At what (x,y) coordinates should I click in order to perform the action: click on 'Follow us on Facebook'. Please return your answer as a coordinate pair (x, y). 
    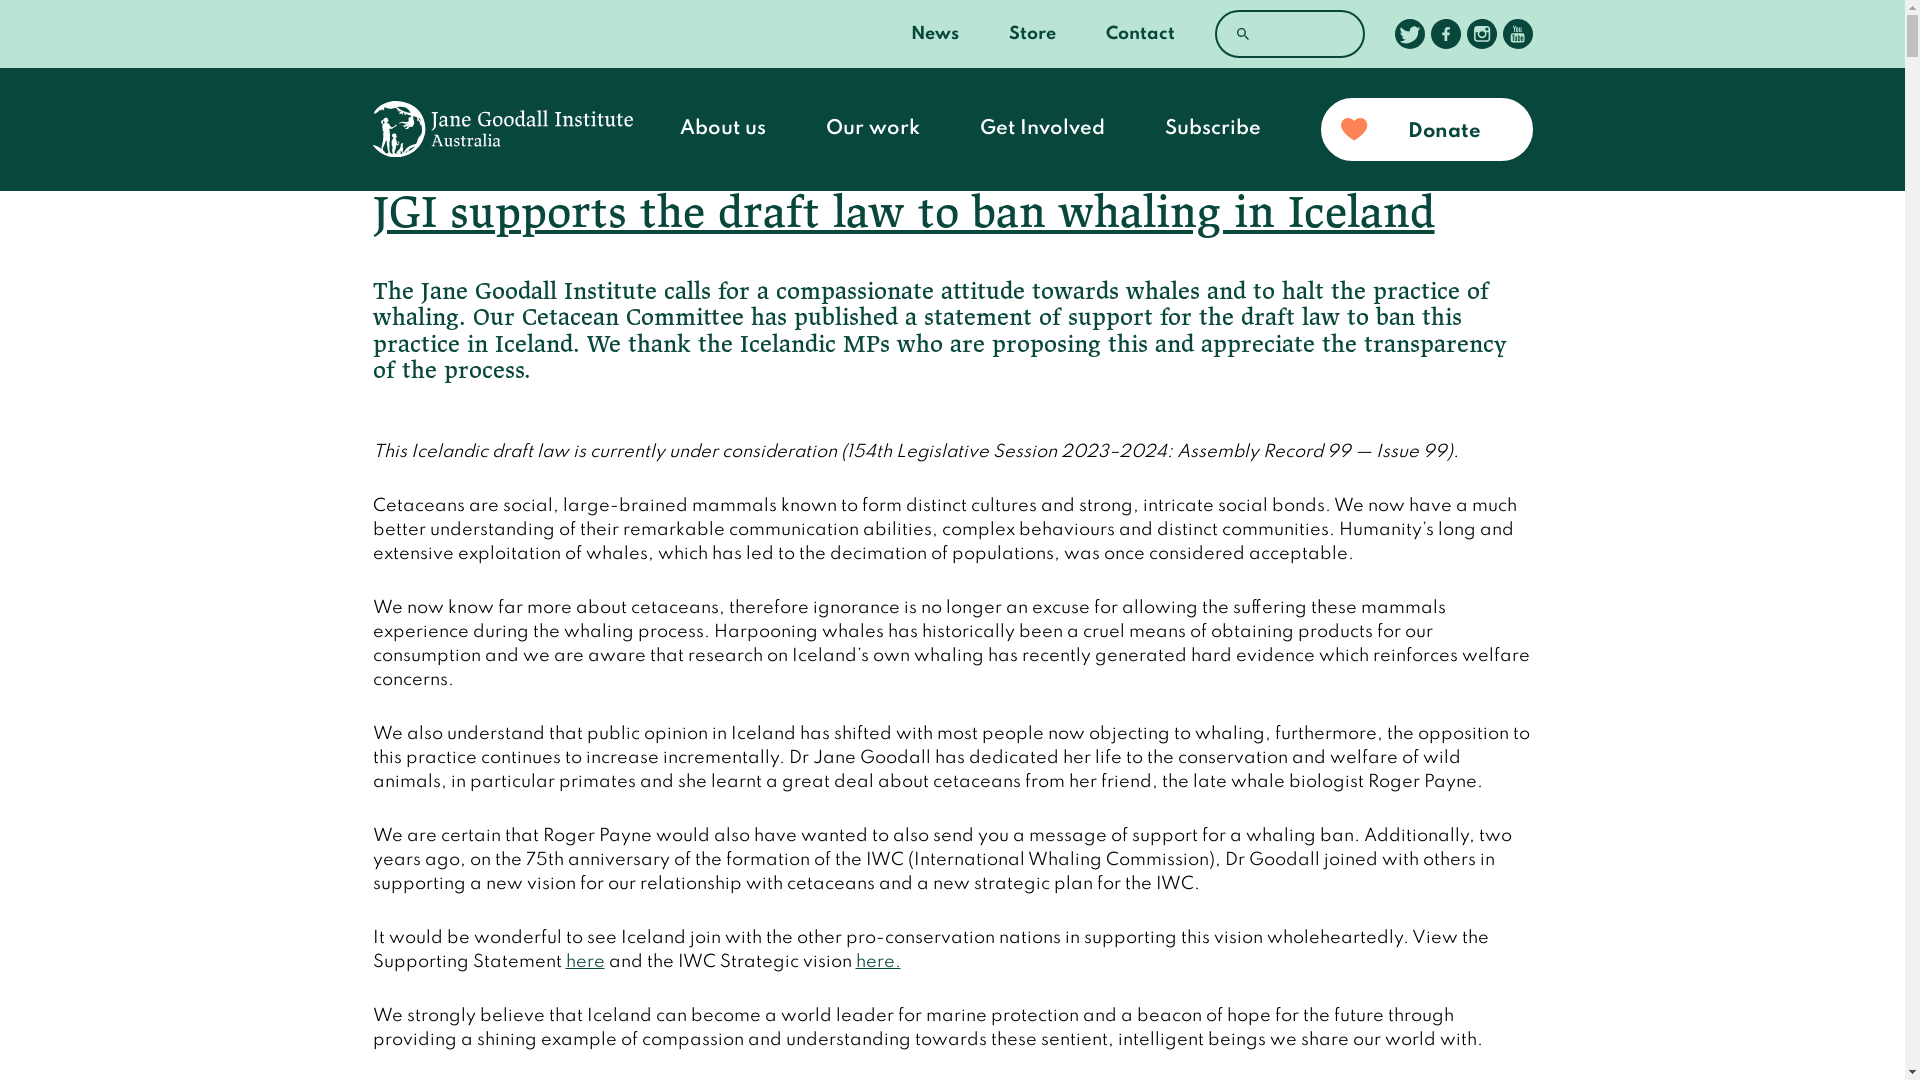
    Looking at the image, I should click on (1429, 34).